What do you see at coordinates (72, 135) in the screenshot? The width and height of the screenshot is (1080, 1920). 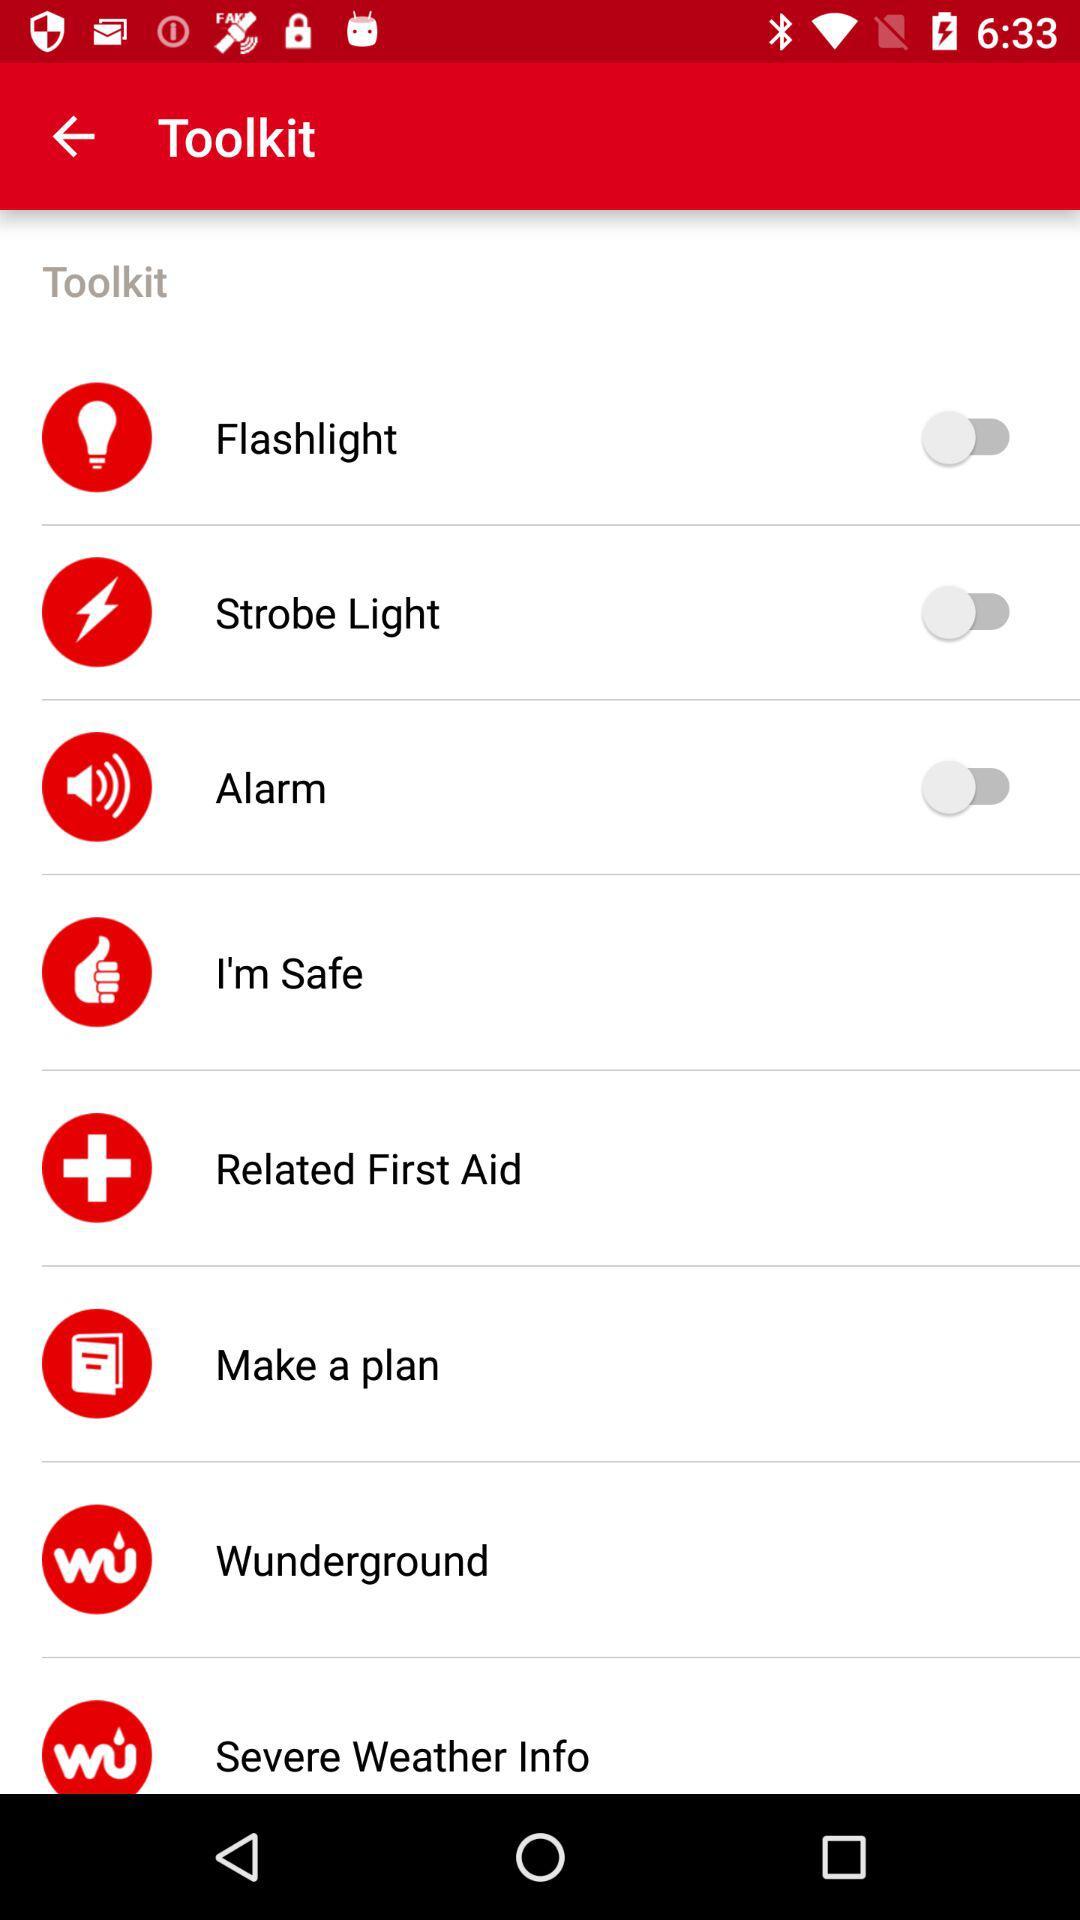 I see `the icon above the toolkit icon` at bounding box center [72, 135].